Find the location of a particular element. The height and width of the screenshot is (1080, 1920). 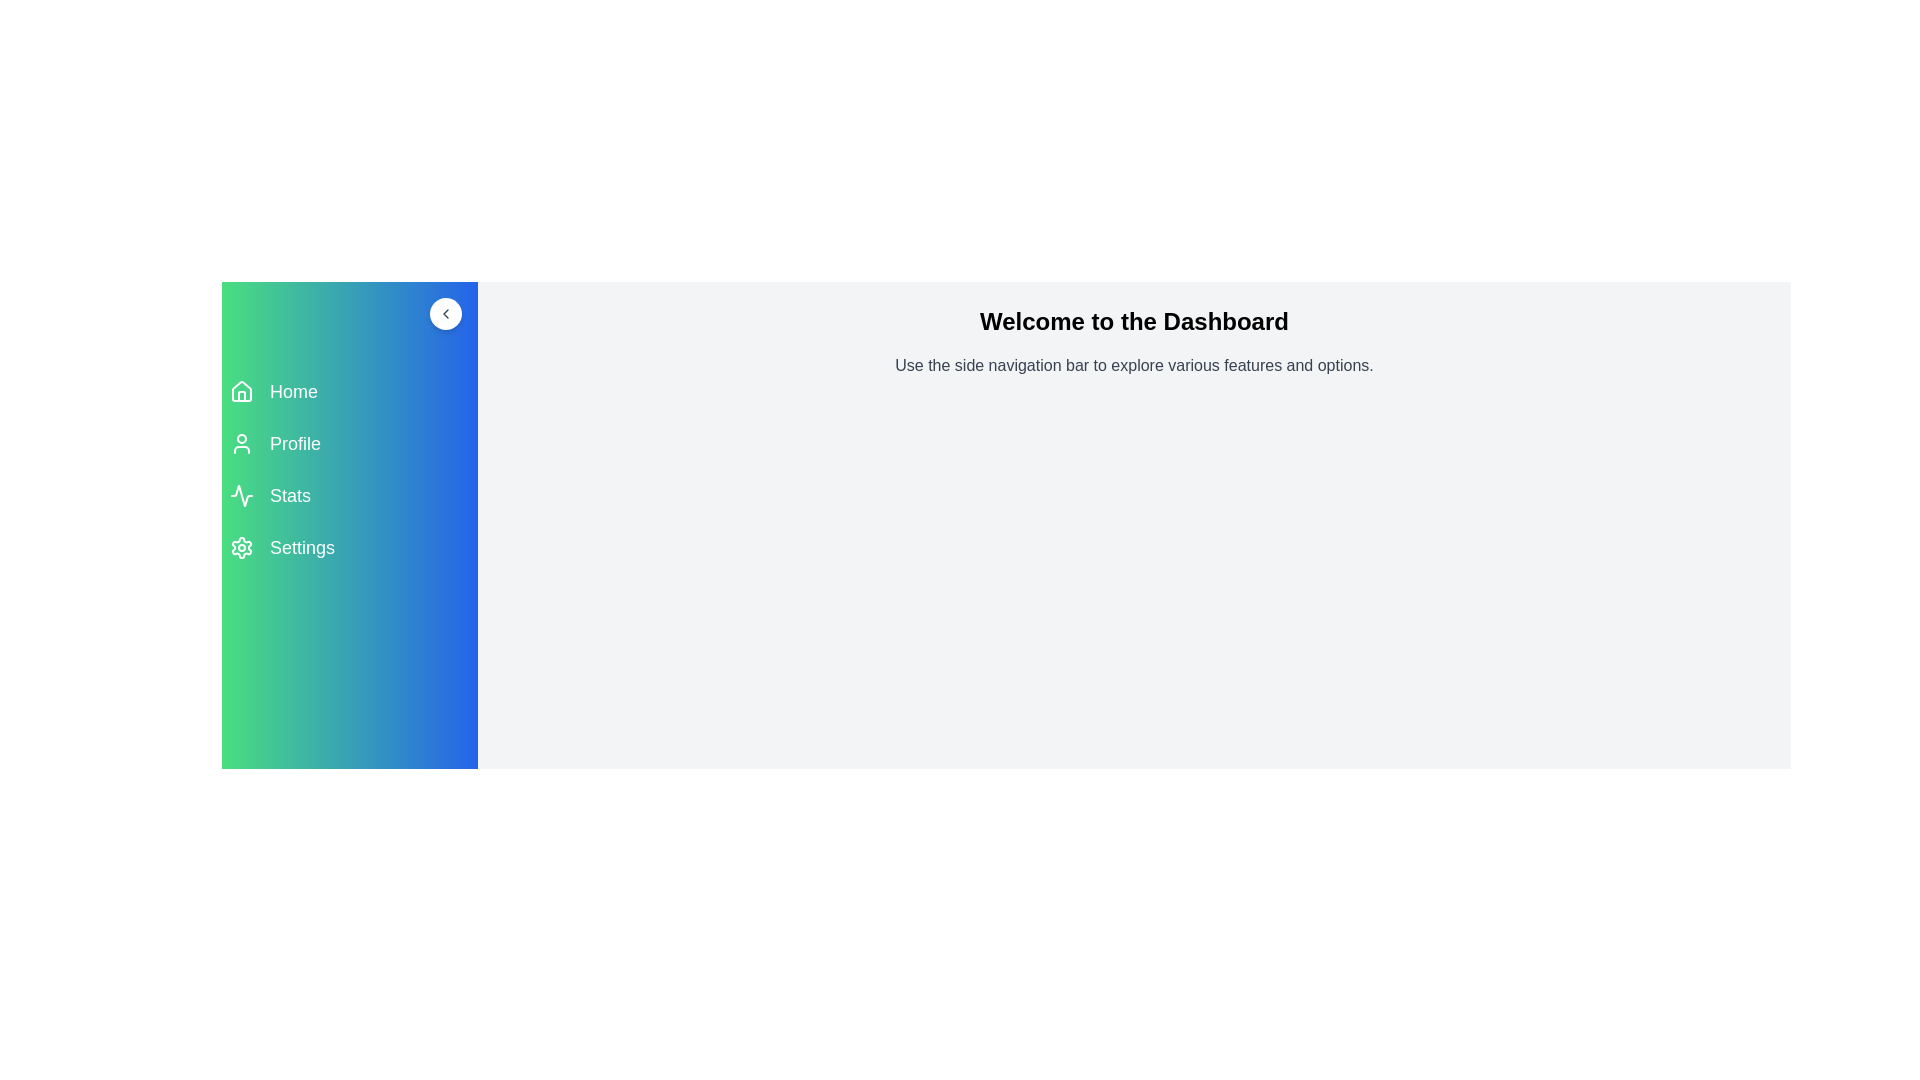

the left-pointing chevron icon located within a circular button at the upper-right edge of the vertical navigation bar is located at coordinates (445, 313).